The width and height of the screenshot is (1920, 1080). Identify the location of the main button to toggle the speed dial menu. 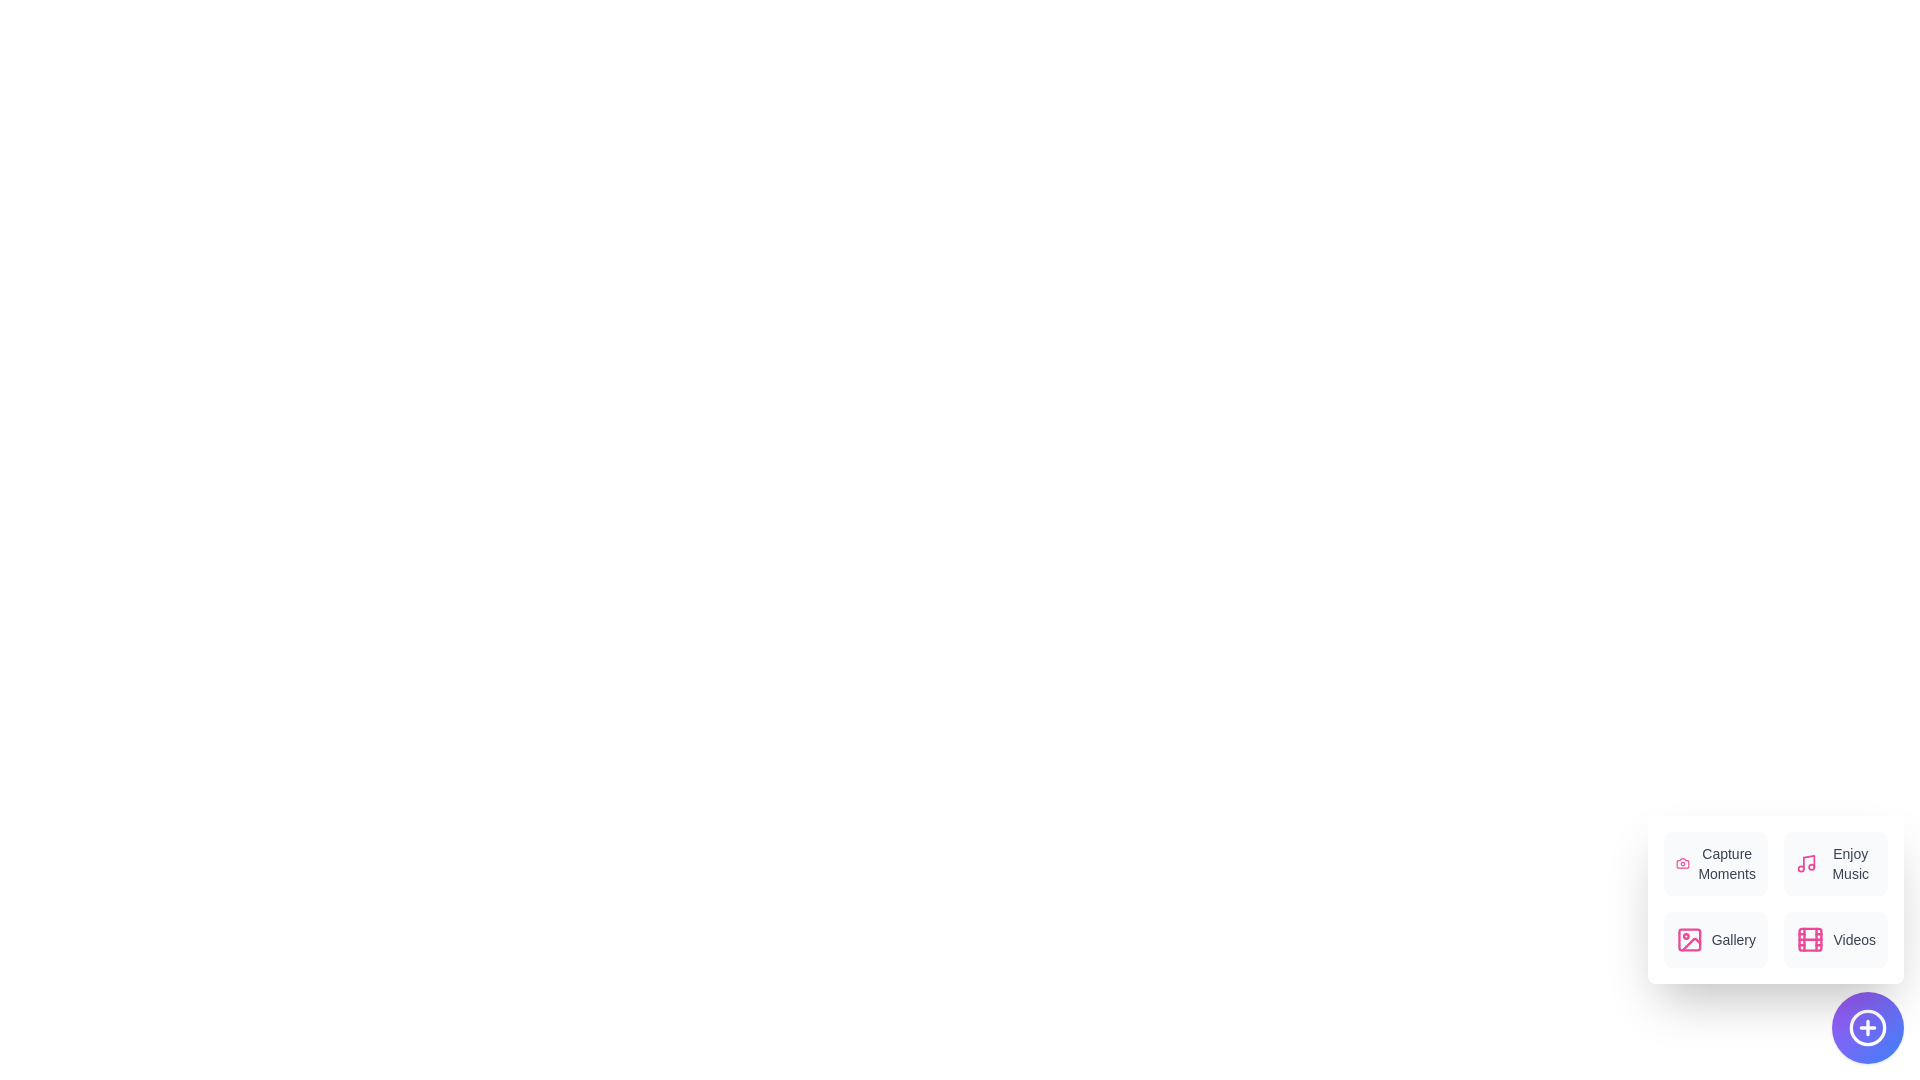
(1866, 1028).